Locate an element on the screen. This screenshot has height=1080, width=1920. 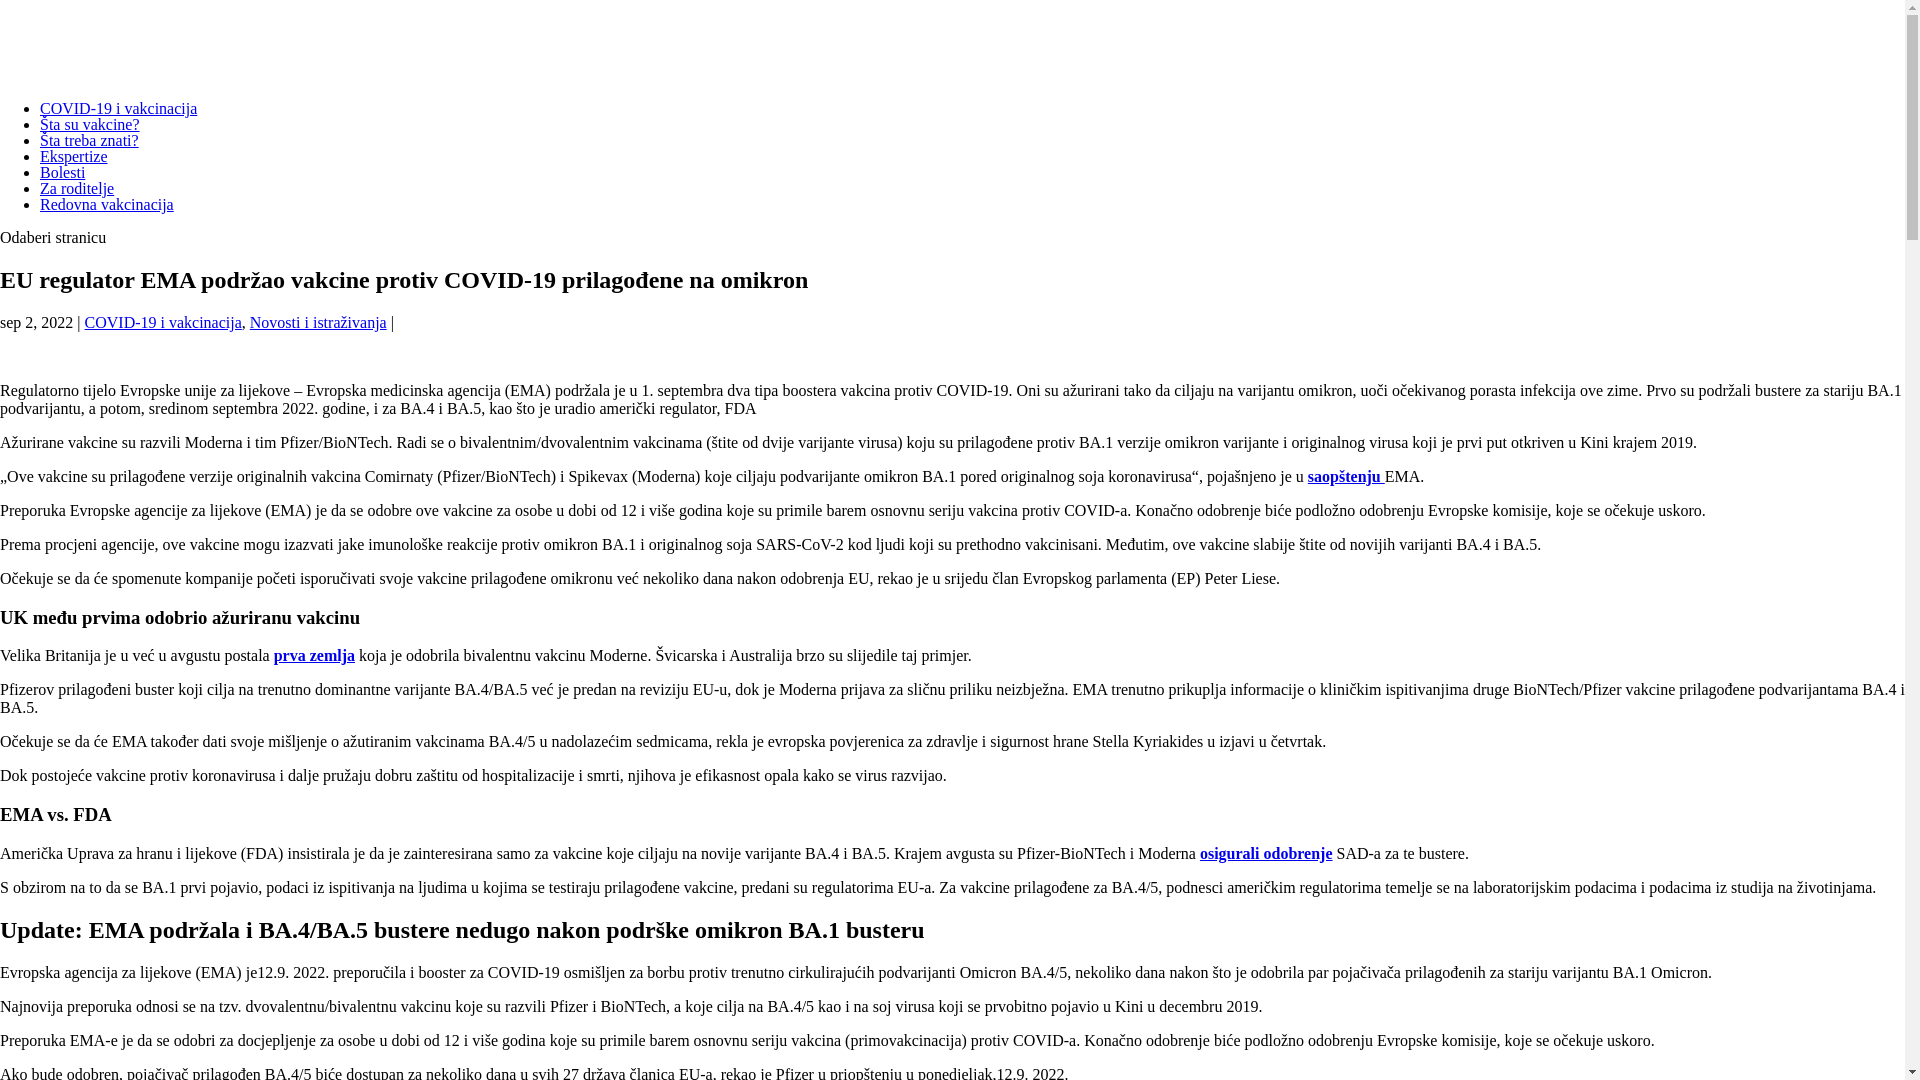
'Ekspertize' is located at coordinates (73, 155).